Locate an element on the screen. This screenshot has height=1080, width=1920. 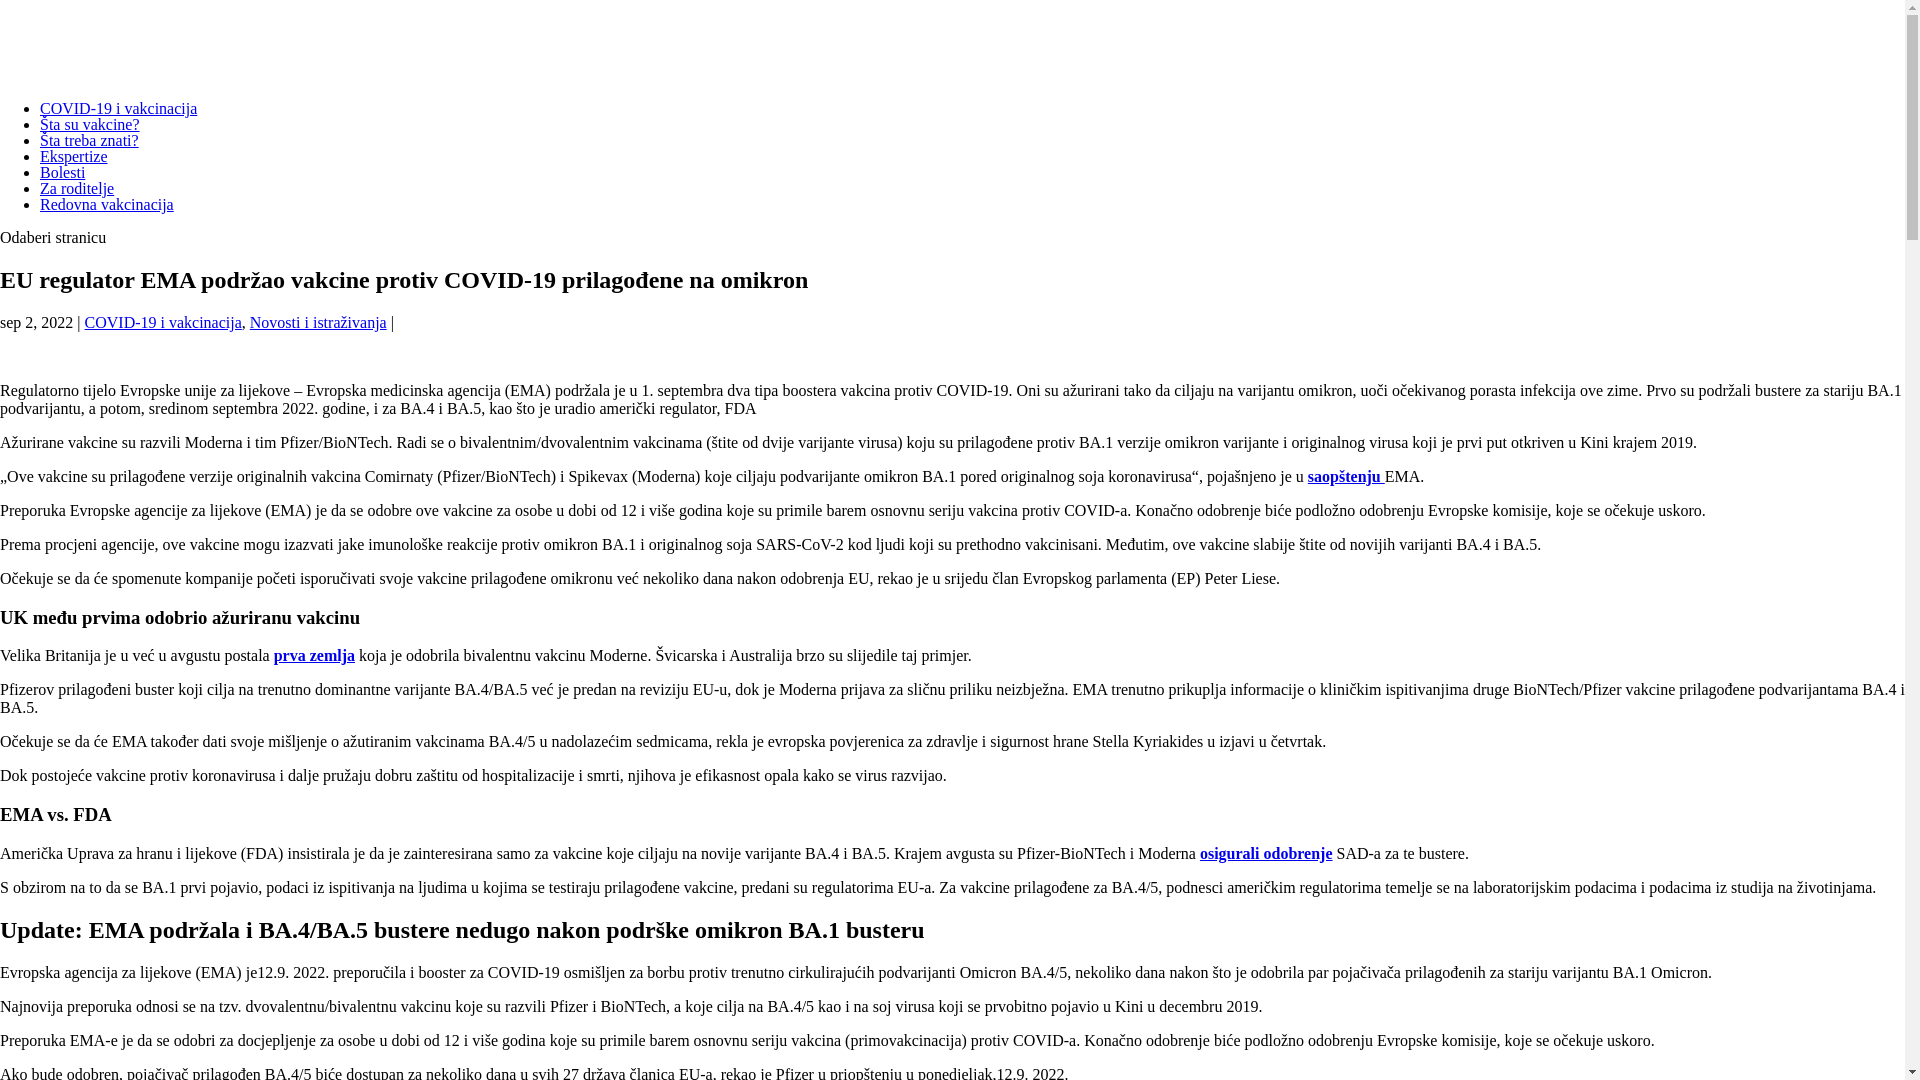
'Ekspertize' is located at coordinates (73, 155).